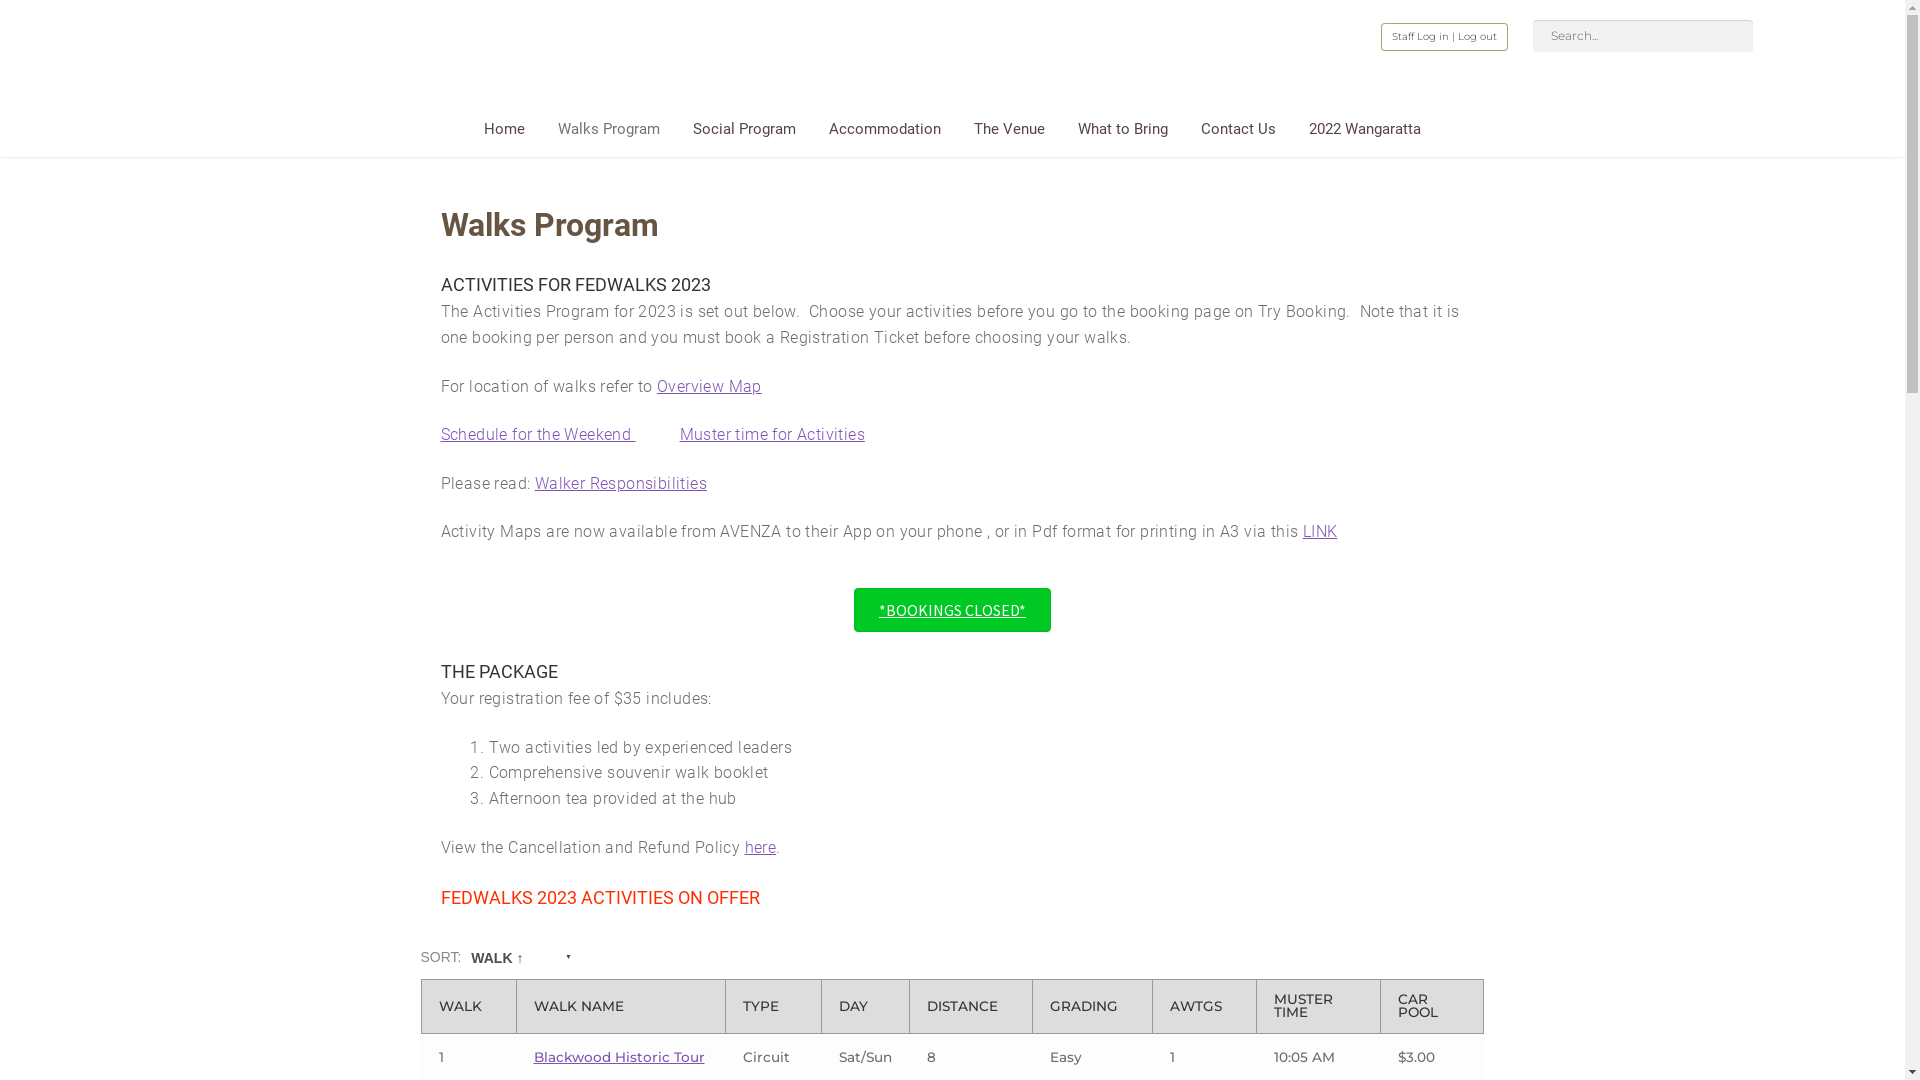 This screenshot has height=1080, width=1920. I want to click on 'What to Bring', so click(1123, 134).